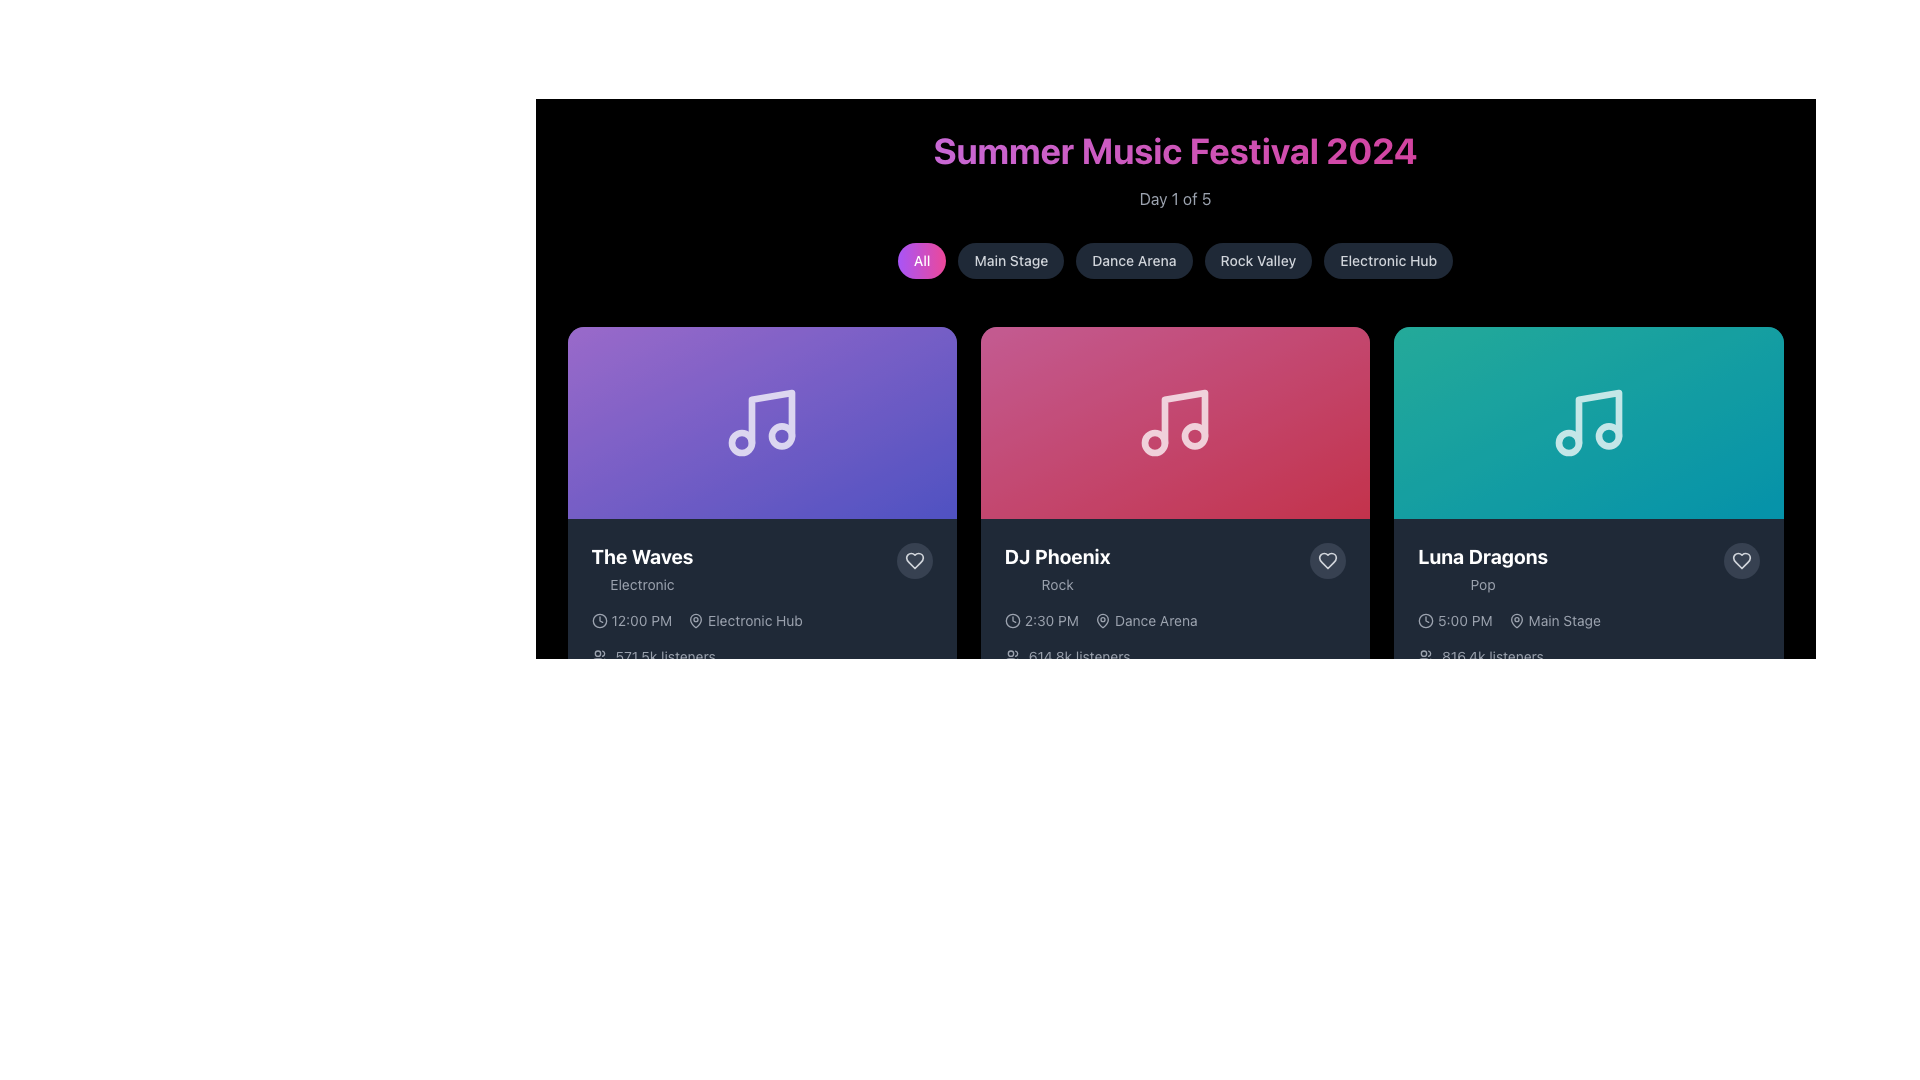 This screenshot has width=1920, height=1080. What do you see at coordinates (1175, 260) in the screenshot?
I see `the 'Dance Arena' button located below the 'Summer Music Festival 2024' banner` at bounding box center [1175, 260].